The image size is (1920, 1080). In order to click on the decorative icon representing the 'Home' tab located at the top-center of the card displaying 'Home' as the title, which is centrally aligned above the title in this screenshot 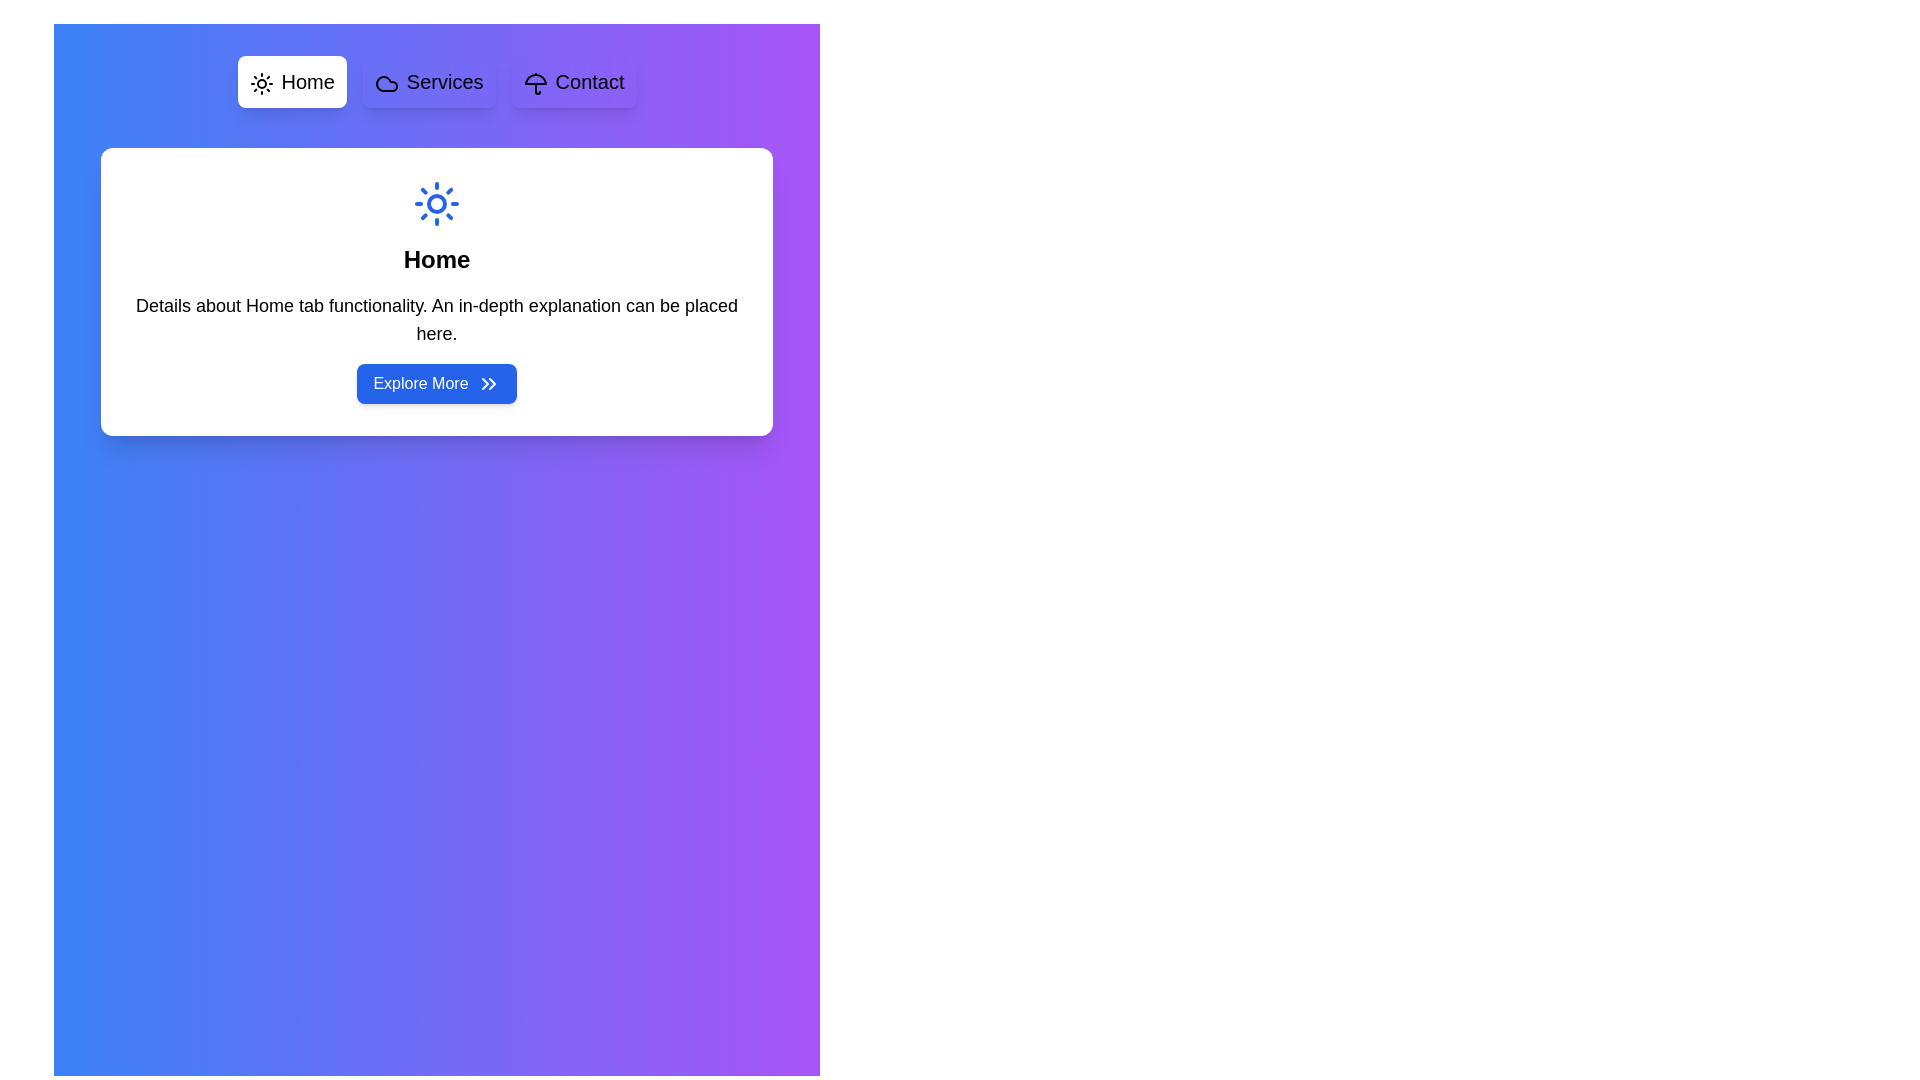, I will do `click(435, 204)`.